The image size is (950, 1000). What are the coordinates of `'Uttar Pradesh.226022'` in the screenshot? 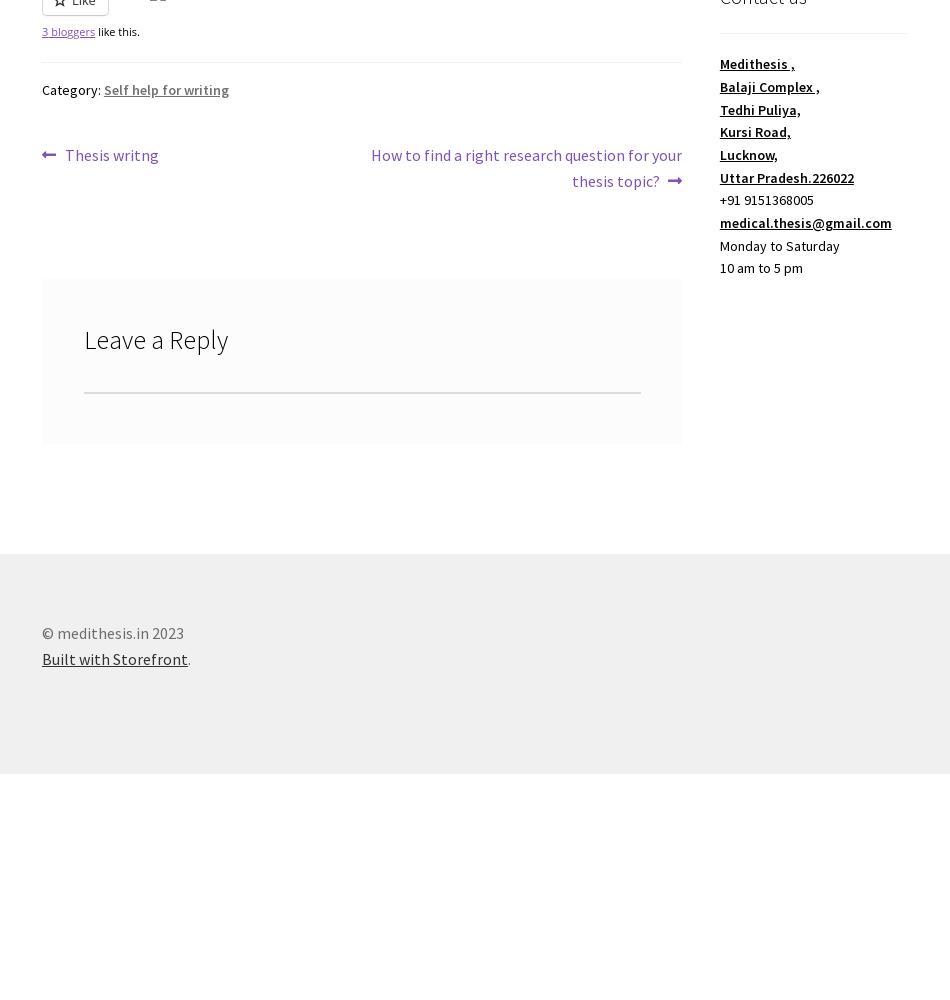 It's located at (717, 177).